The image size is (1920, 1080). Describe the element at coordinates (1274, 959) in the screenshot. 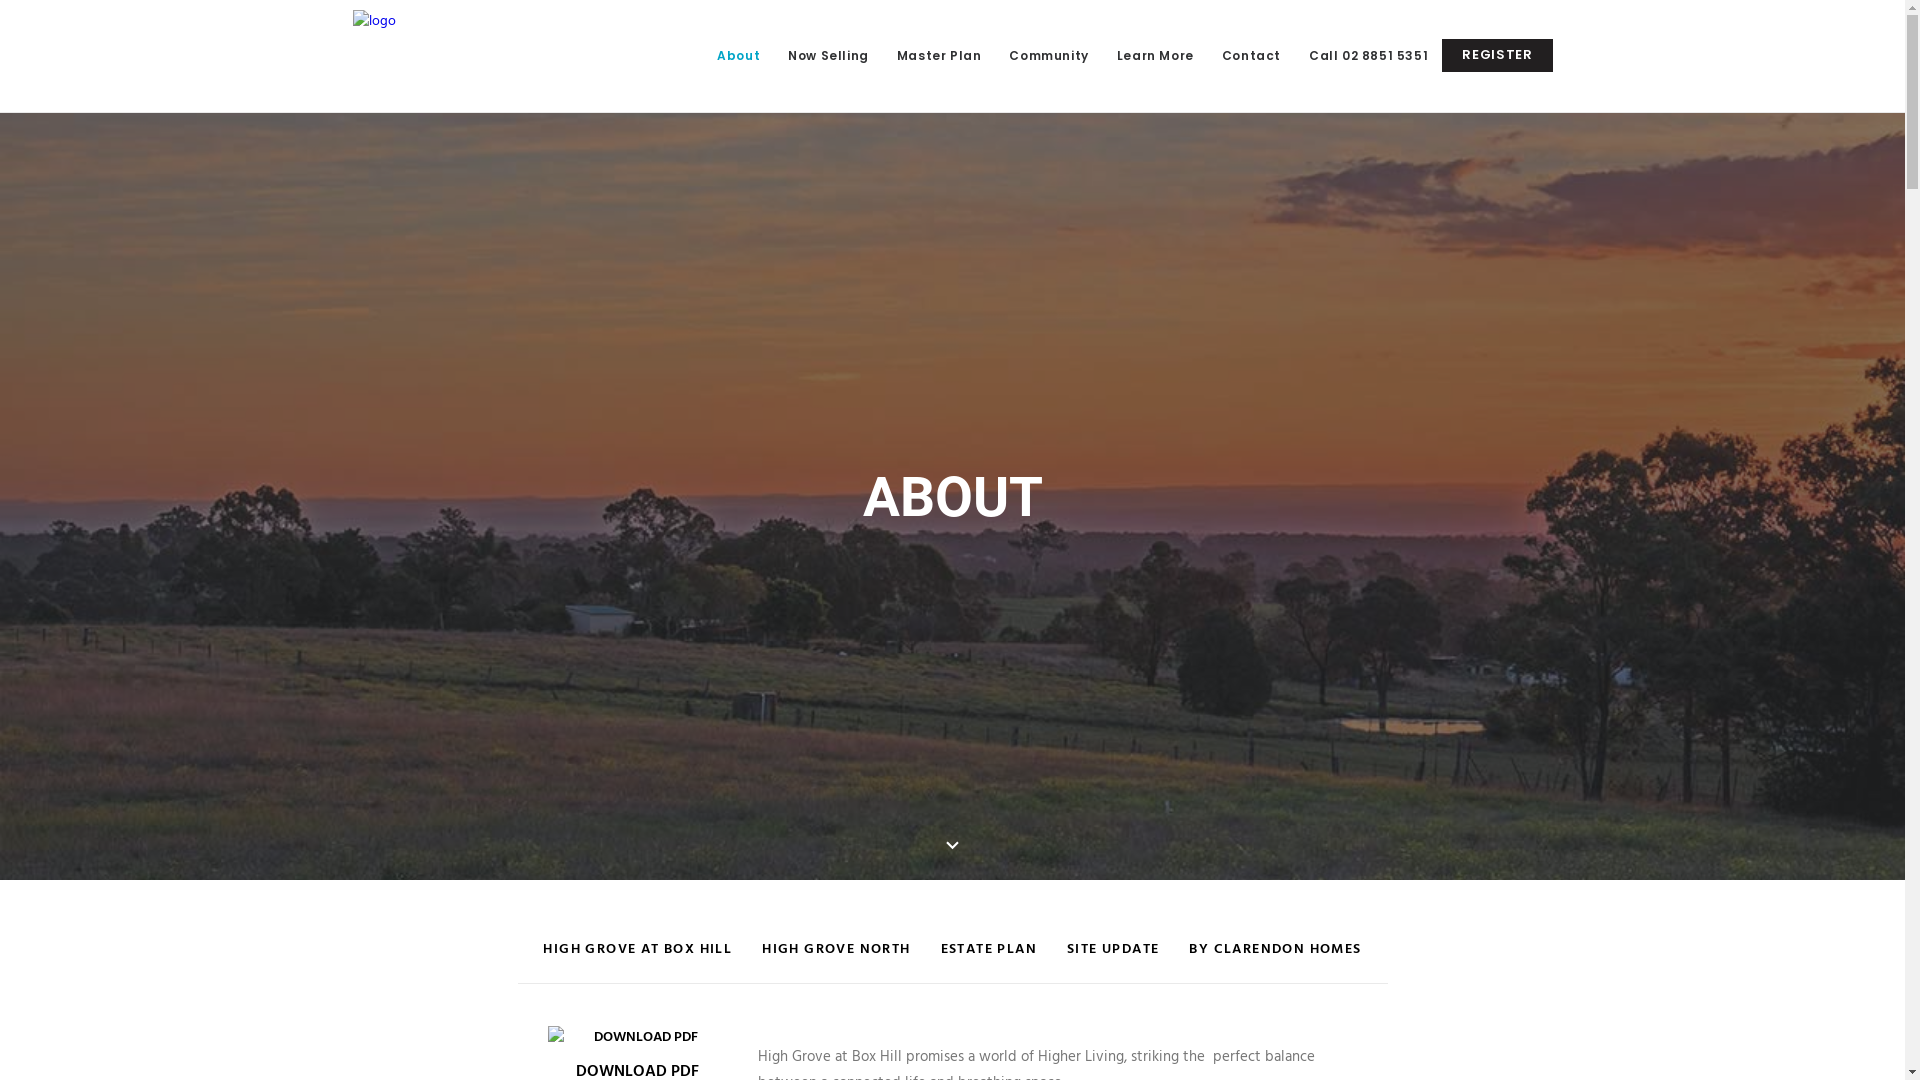

I see `'BY CLARENDON HOMES'` at that location.